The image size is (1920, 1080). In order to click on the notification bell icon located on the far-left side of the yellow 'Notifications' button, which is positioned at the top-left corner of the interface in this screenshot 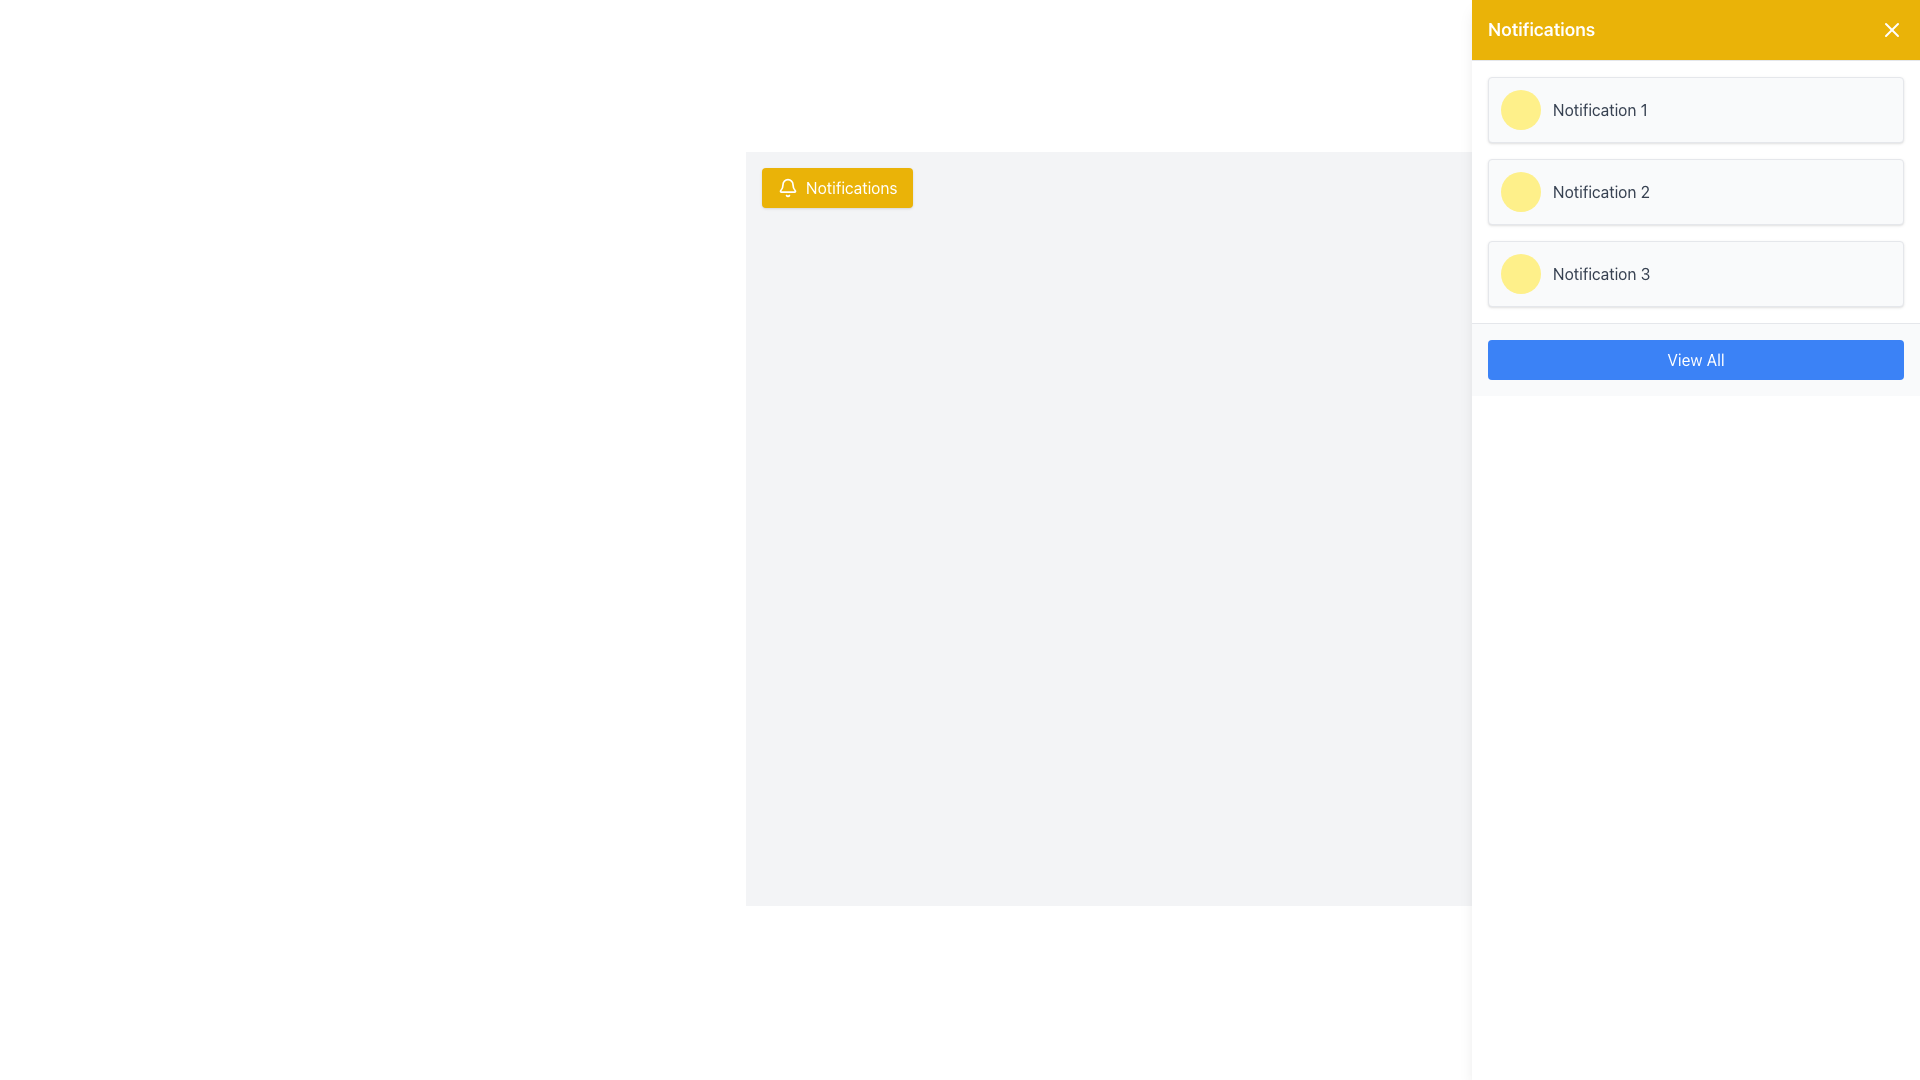, I will do `click(786, 188)`.